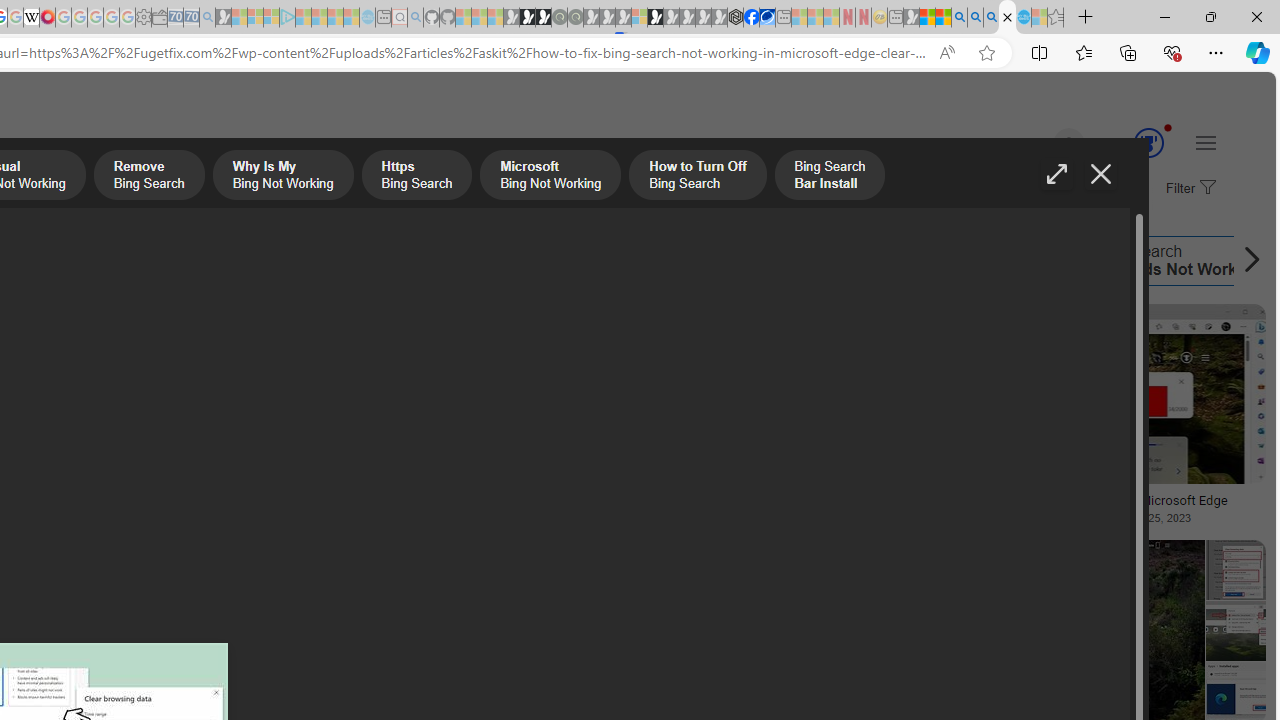 This screenshot has height=720, width=1280. I want to click on 'Sign in to your account - Sleeping', so click(638, 17).